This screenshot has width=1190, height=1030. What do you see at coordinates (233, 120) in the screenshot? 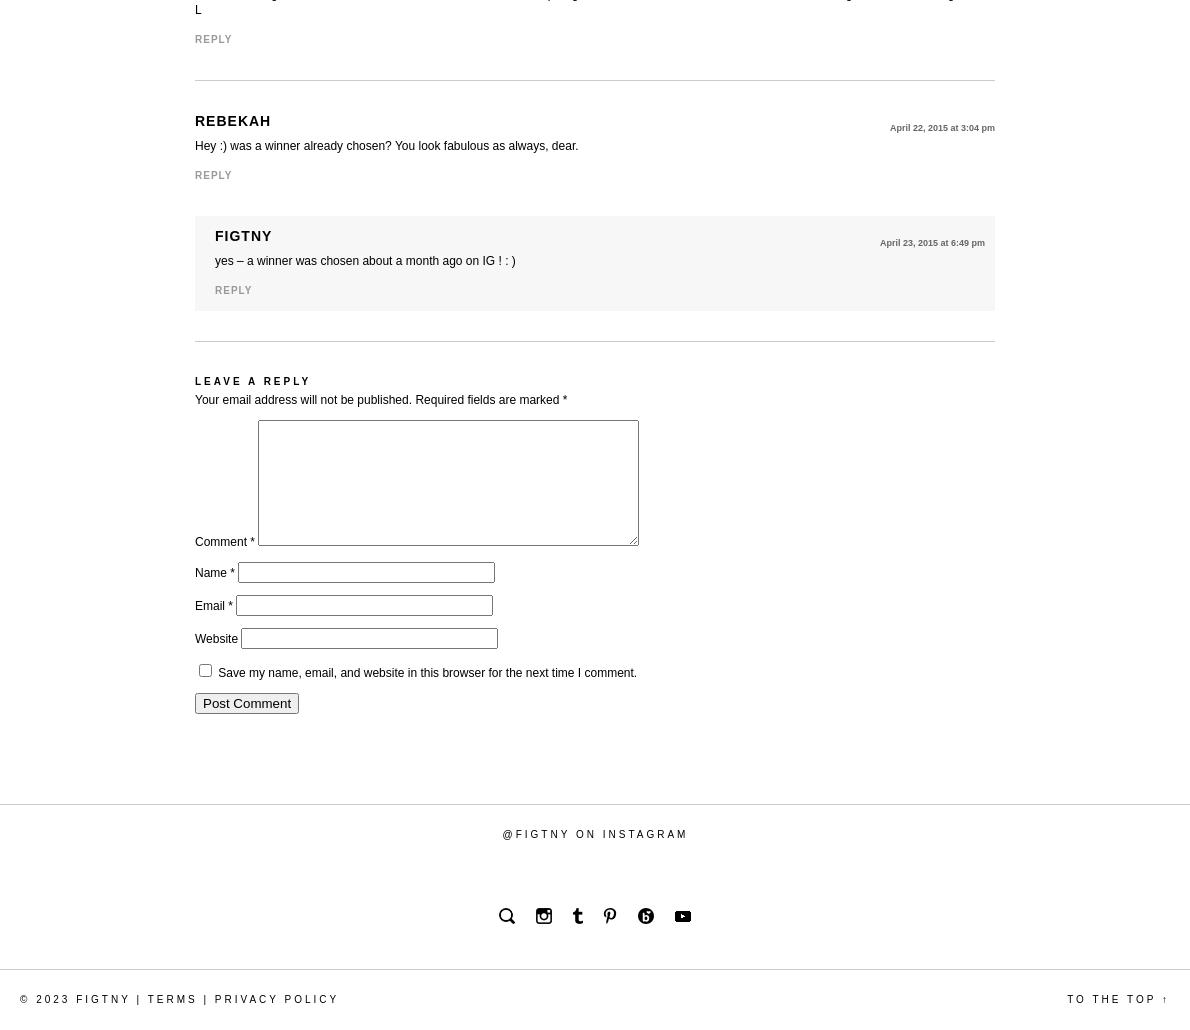
I see `'Rebekah'` at bounding box center [233, 120].